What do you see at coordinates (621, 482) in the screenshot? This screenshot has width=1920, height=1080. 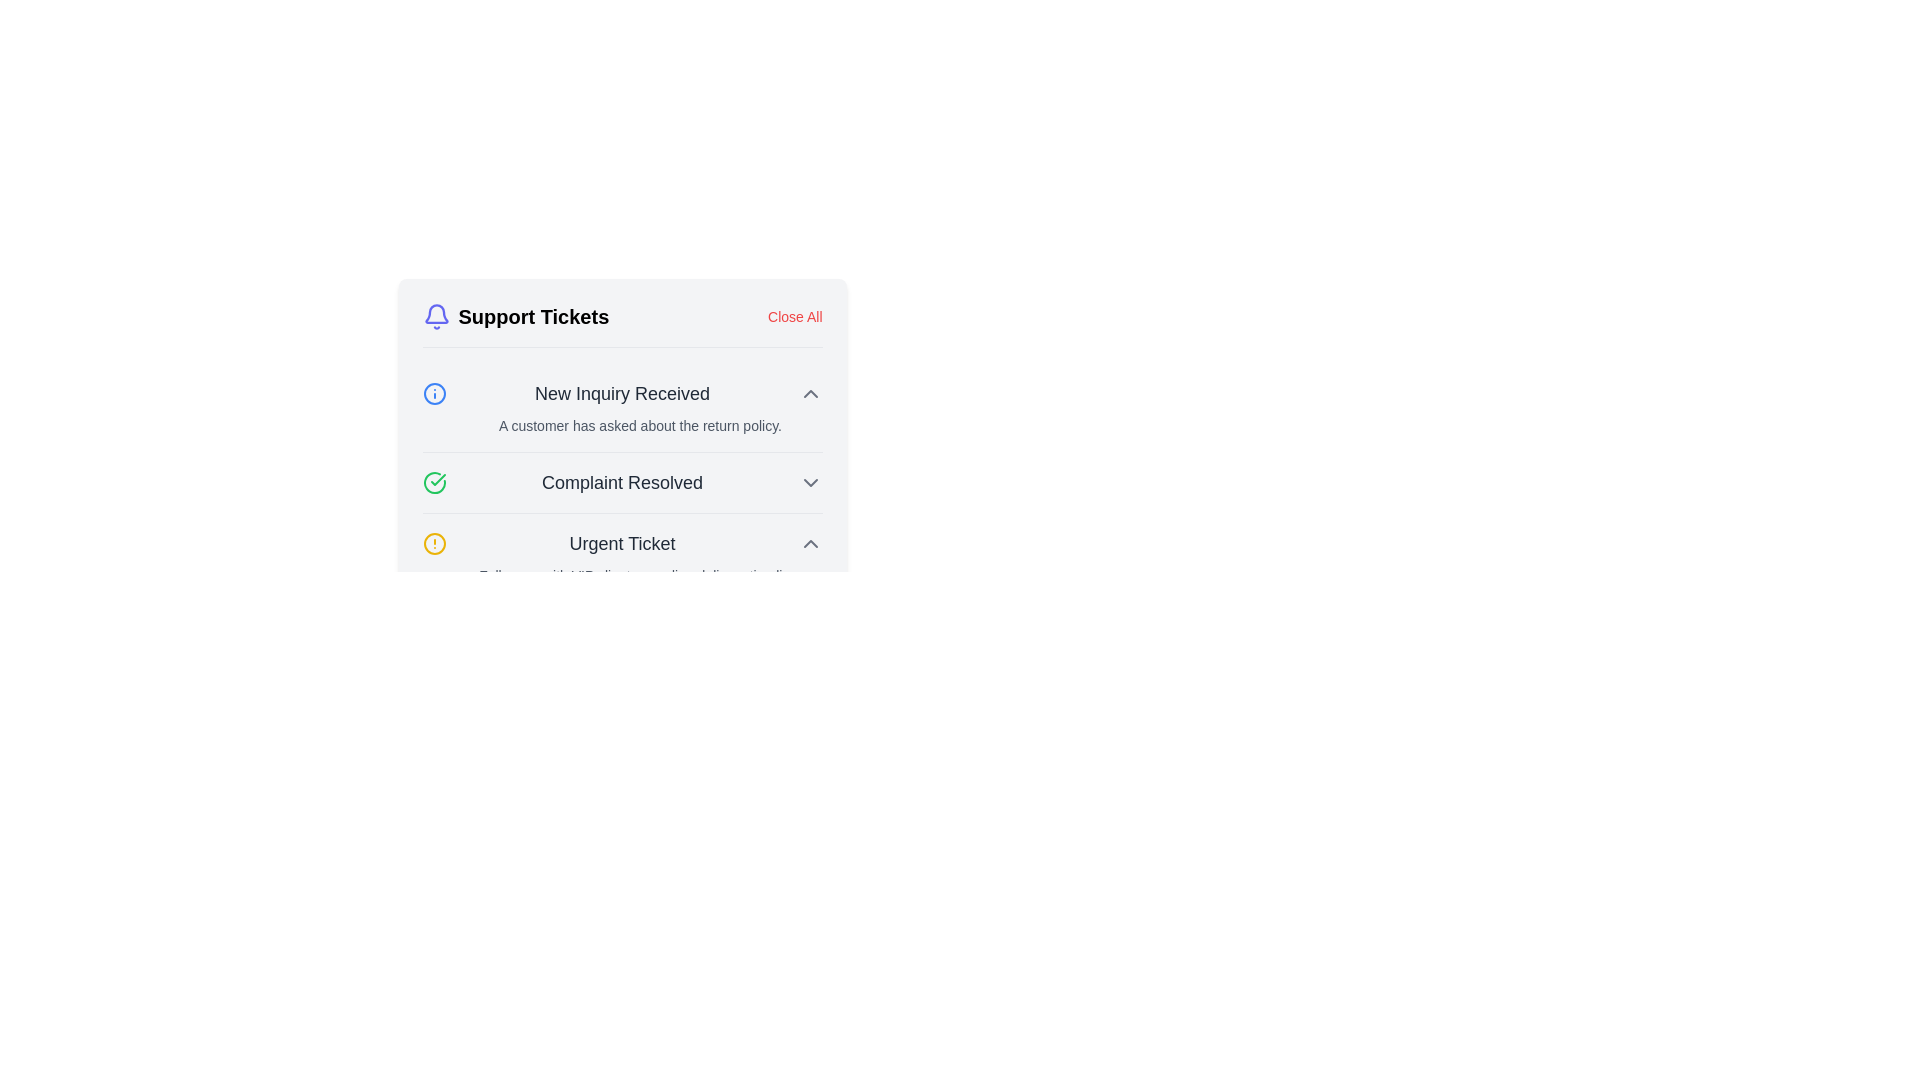 I see `on the second expandable list item labeled 'Complaint Resolved' which is located beneath 'New Inquiry Received' and above 'Urgent Ticket'` at bounding box center [621, 482].